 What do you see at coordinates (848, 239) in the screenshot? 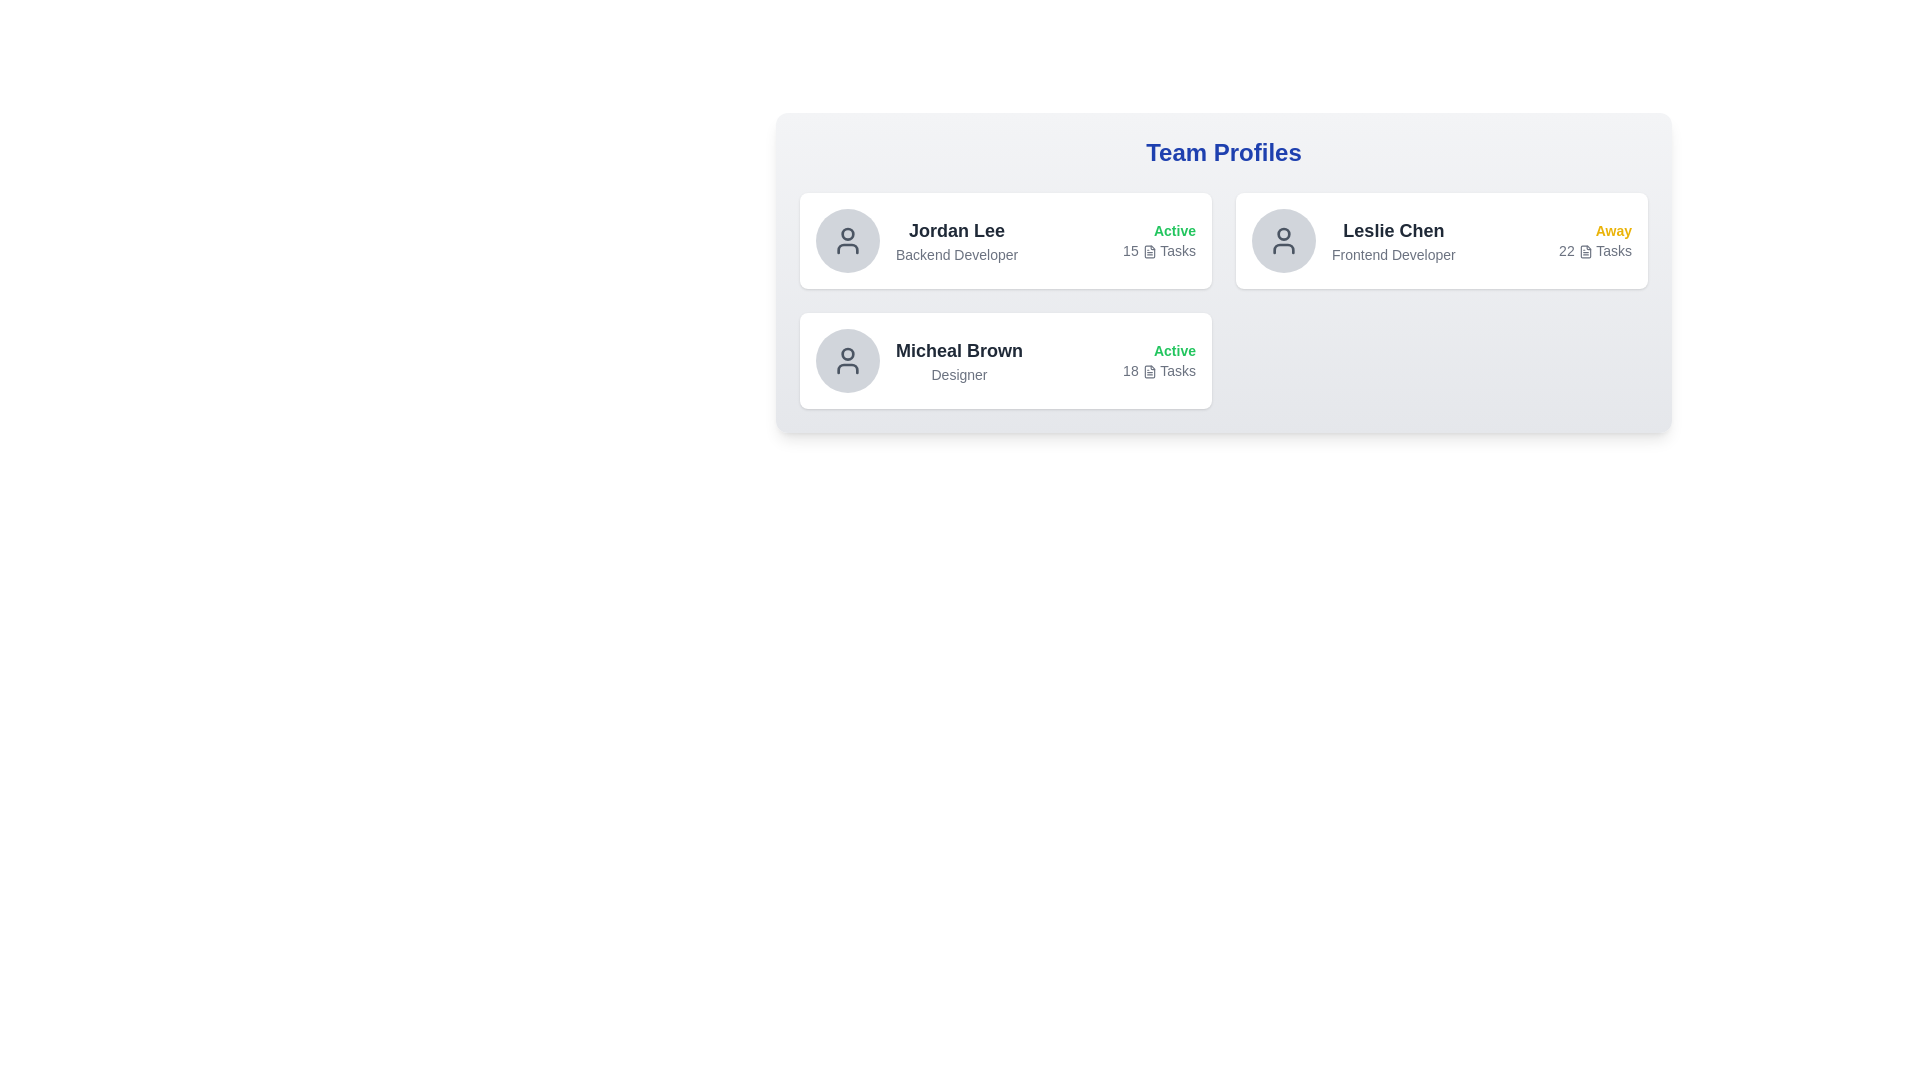
I see `the circular profile placeholder icon located to the left of the name 'Jordan Lee' and their designation 'Backend Developer'` at bounding box center [848, 239].